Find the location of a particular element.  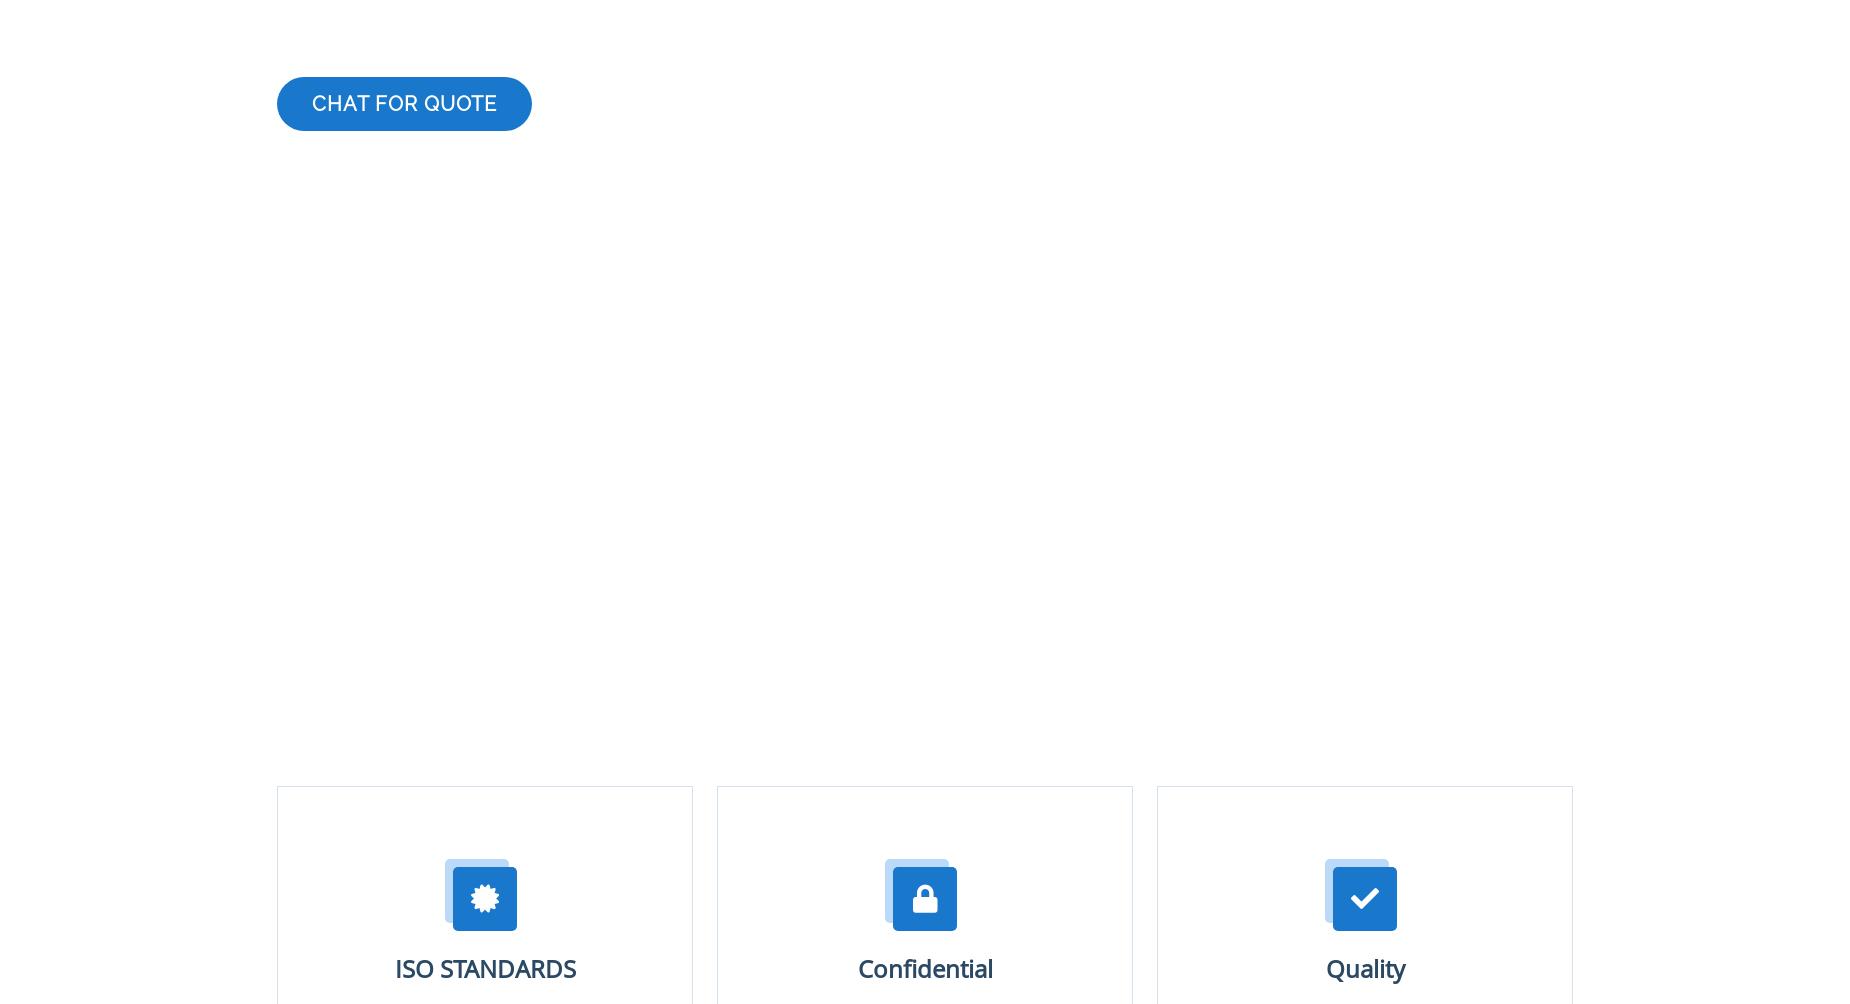

'Typing' is located at coordinates (318, 810).